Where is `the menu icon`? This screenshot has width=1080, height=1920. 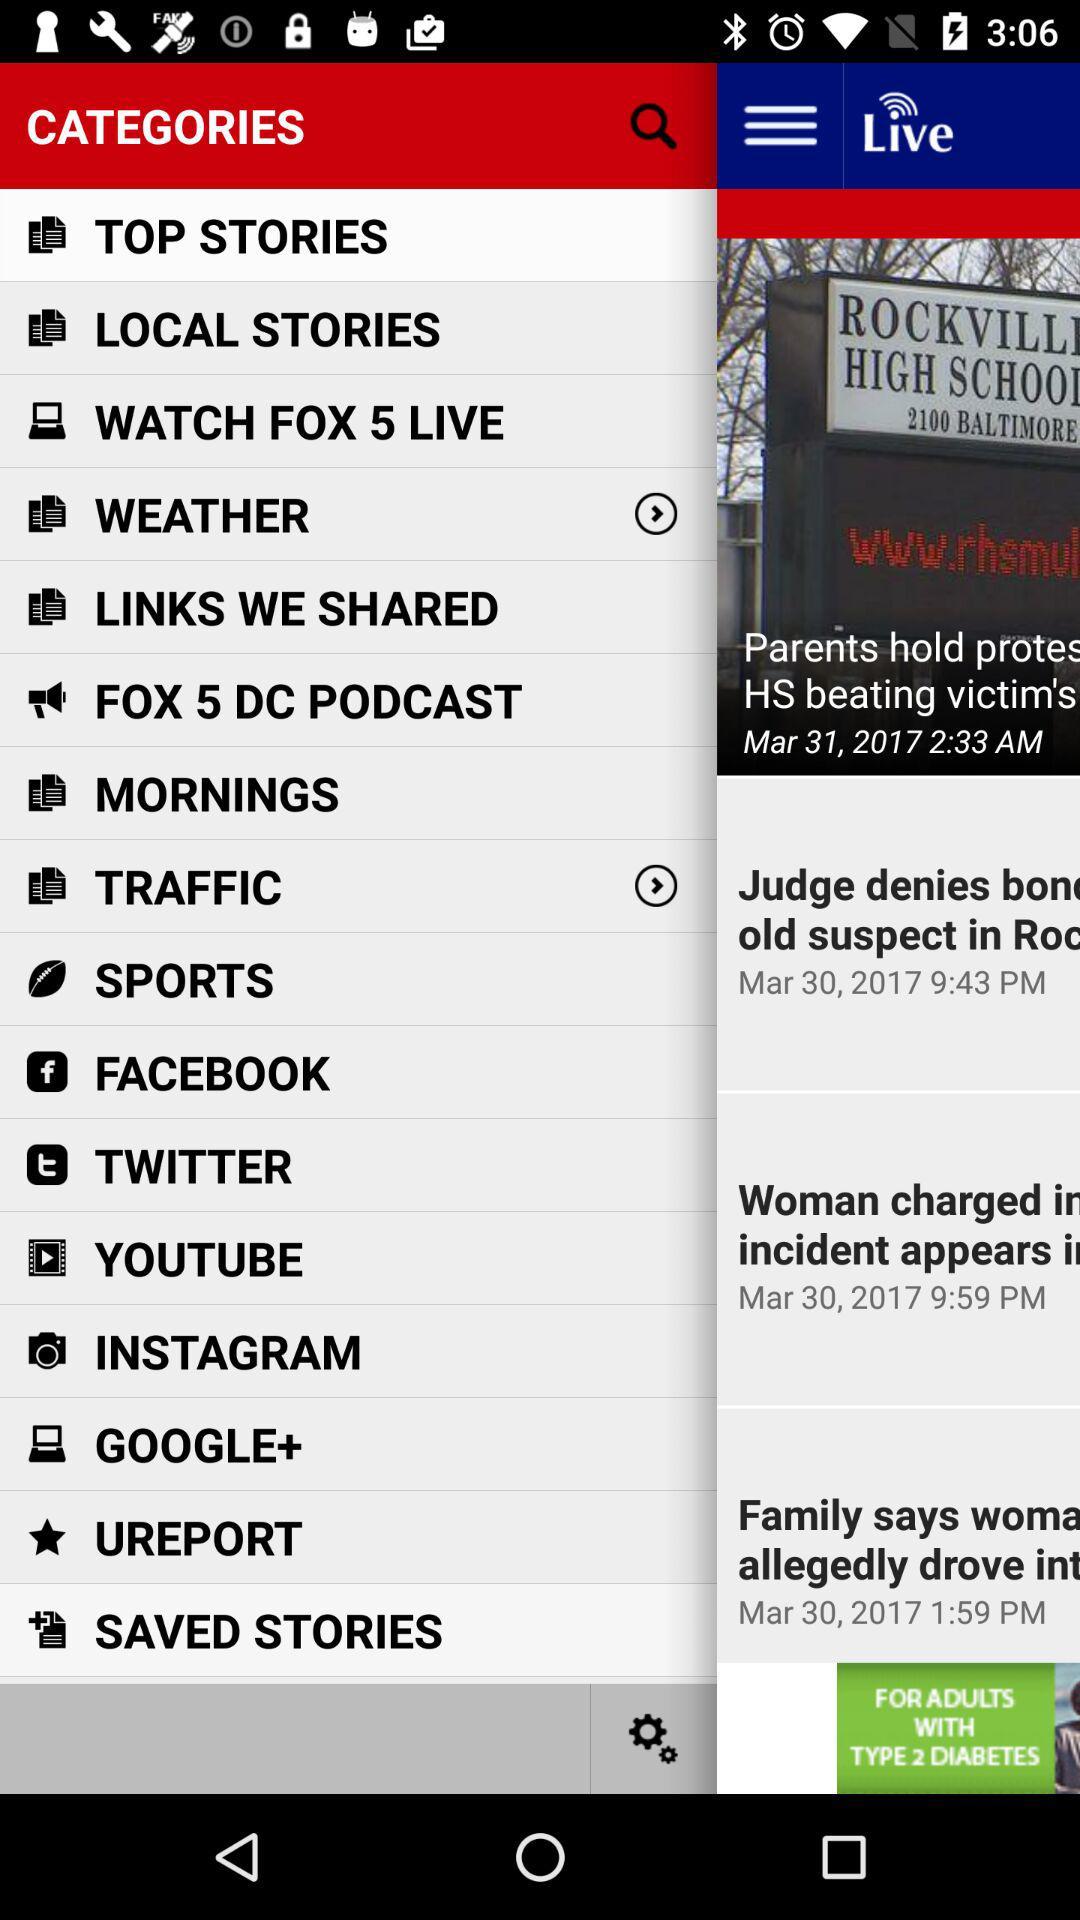
the menu icon is located at coordinates (778, 124).